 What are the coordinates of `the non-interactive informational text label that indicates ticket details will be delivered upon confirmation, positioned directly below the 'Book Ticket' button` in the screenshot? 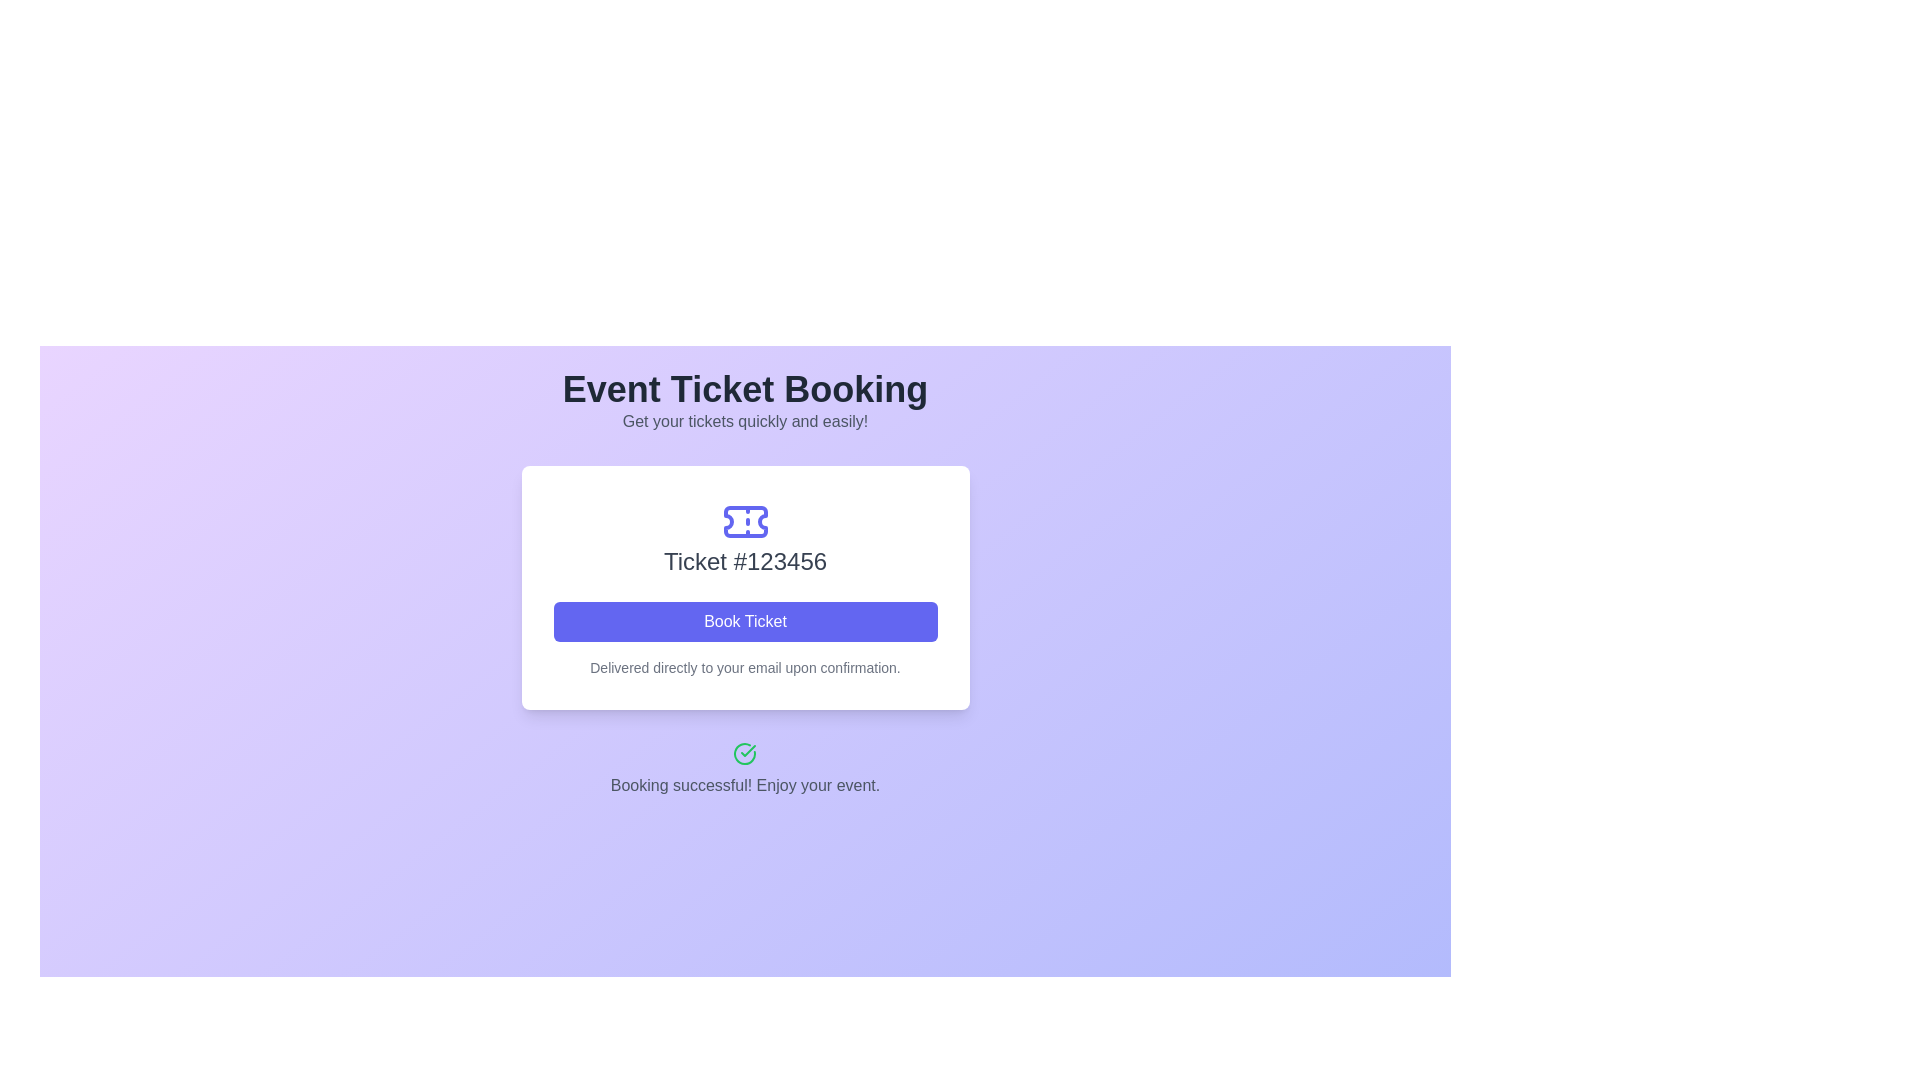 It's located at (744, 667).